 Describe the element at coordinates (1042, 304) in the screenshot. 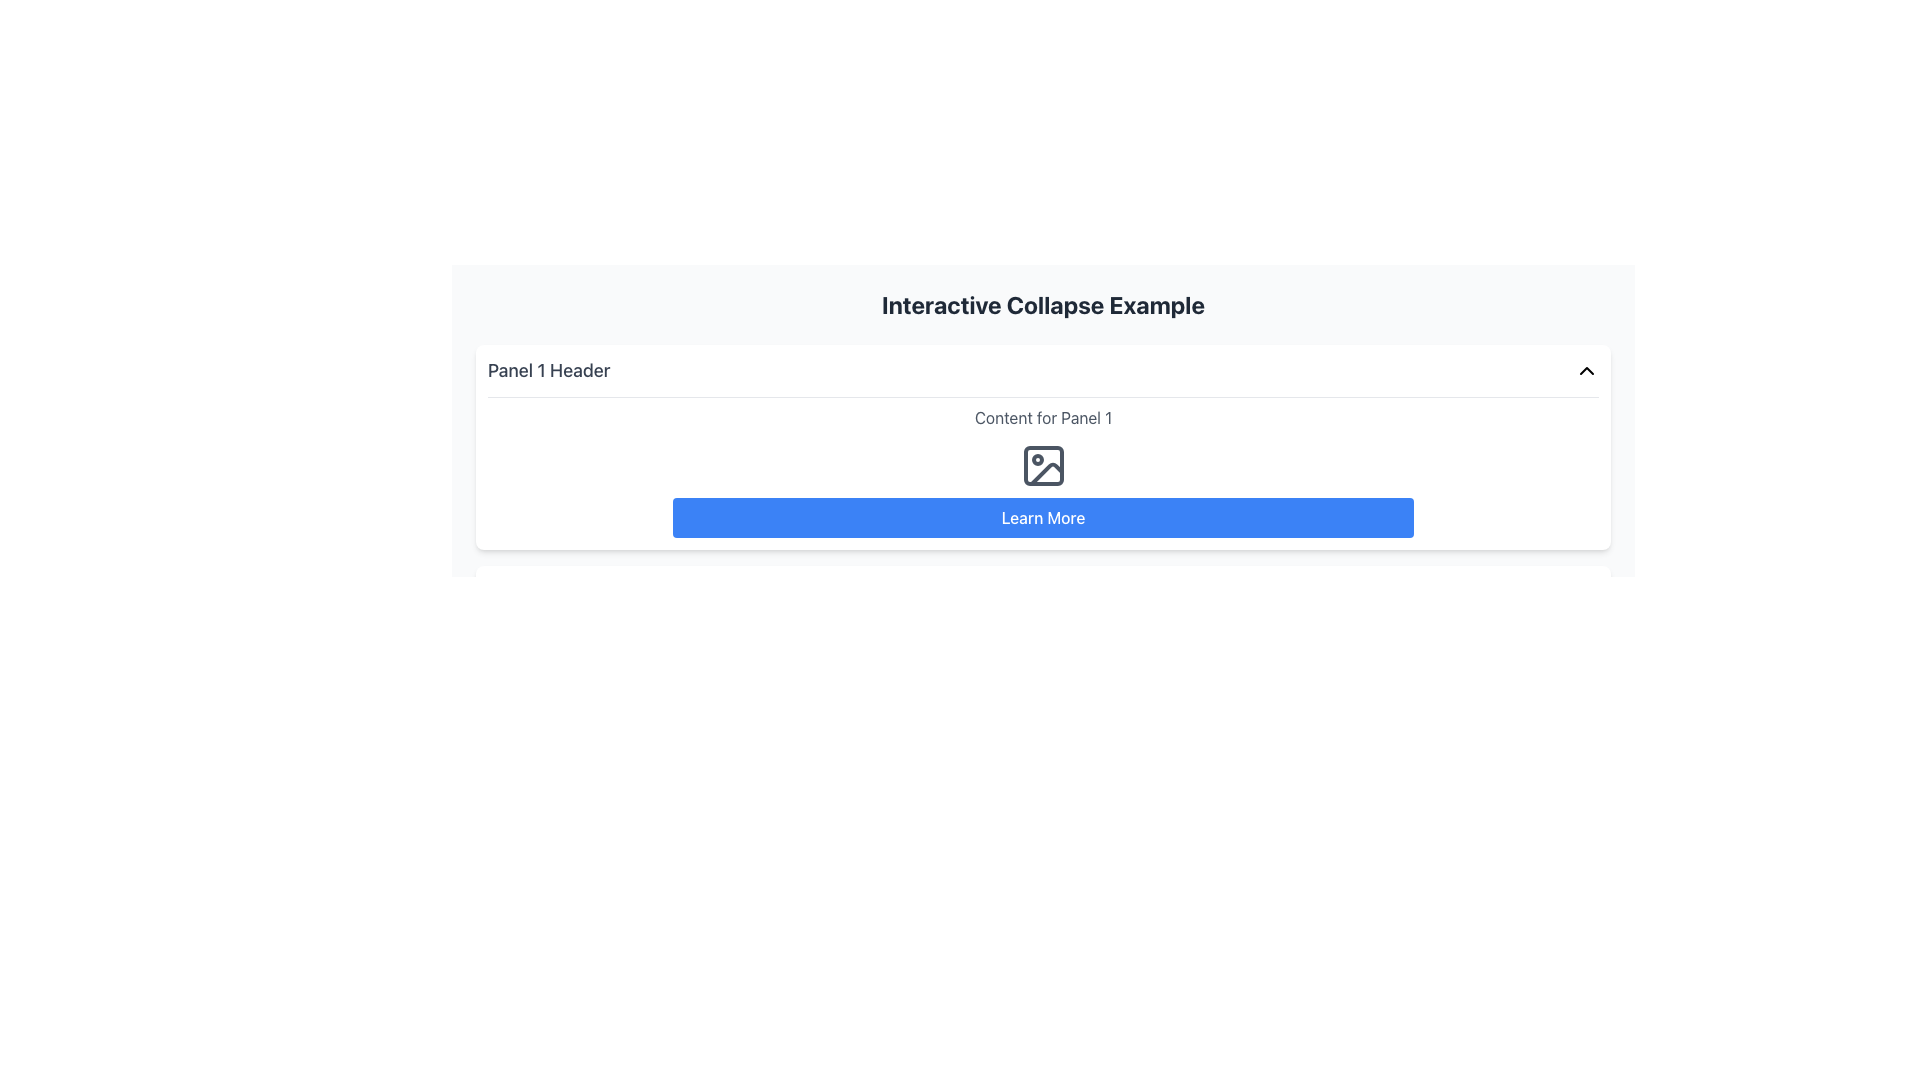

I see `the heading text element located at the top of the content, which serves as the title for the section` at that location.